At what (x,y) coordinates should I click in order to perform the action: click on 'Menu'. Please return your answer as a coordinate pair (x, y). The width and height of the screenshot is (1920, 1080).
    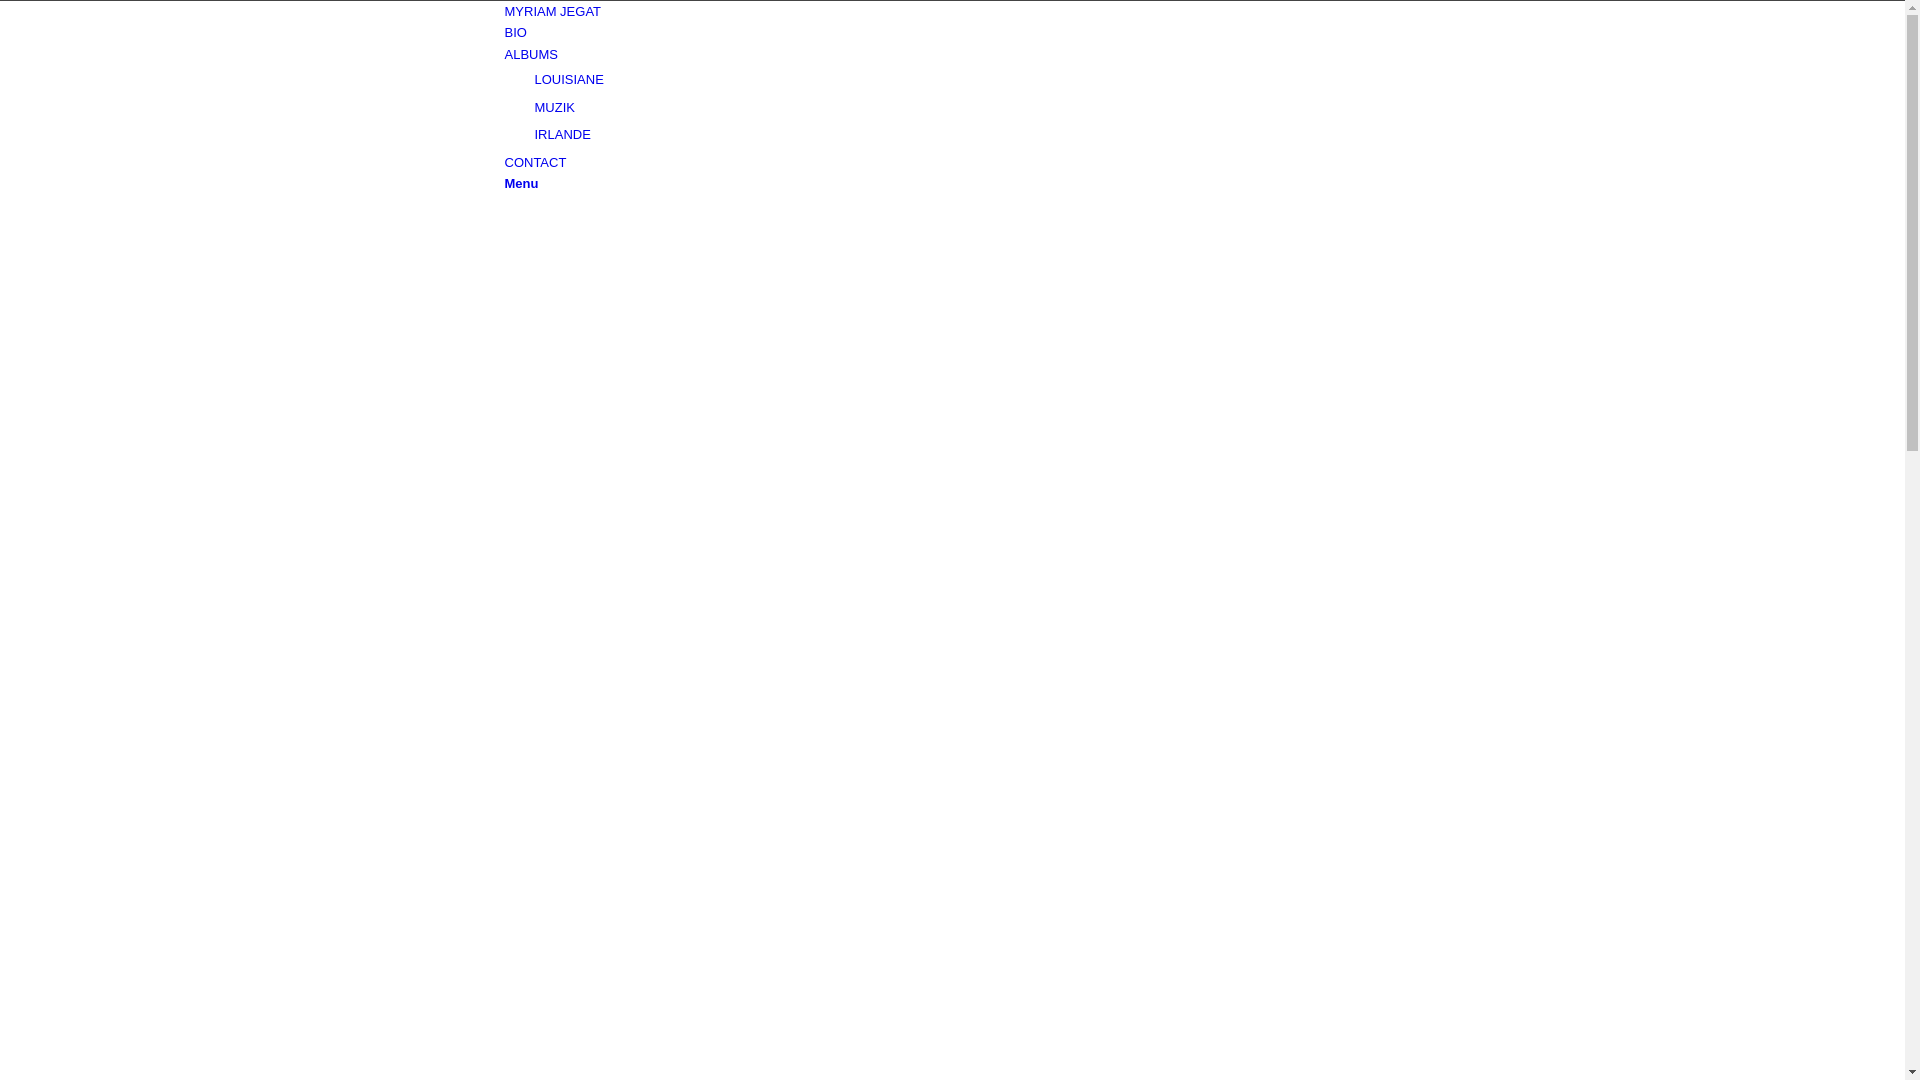
    Looking at the image, I should click on (521, 183).